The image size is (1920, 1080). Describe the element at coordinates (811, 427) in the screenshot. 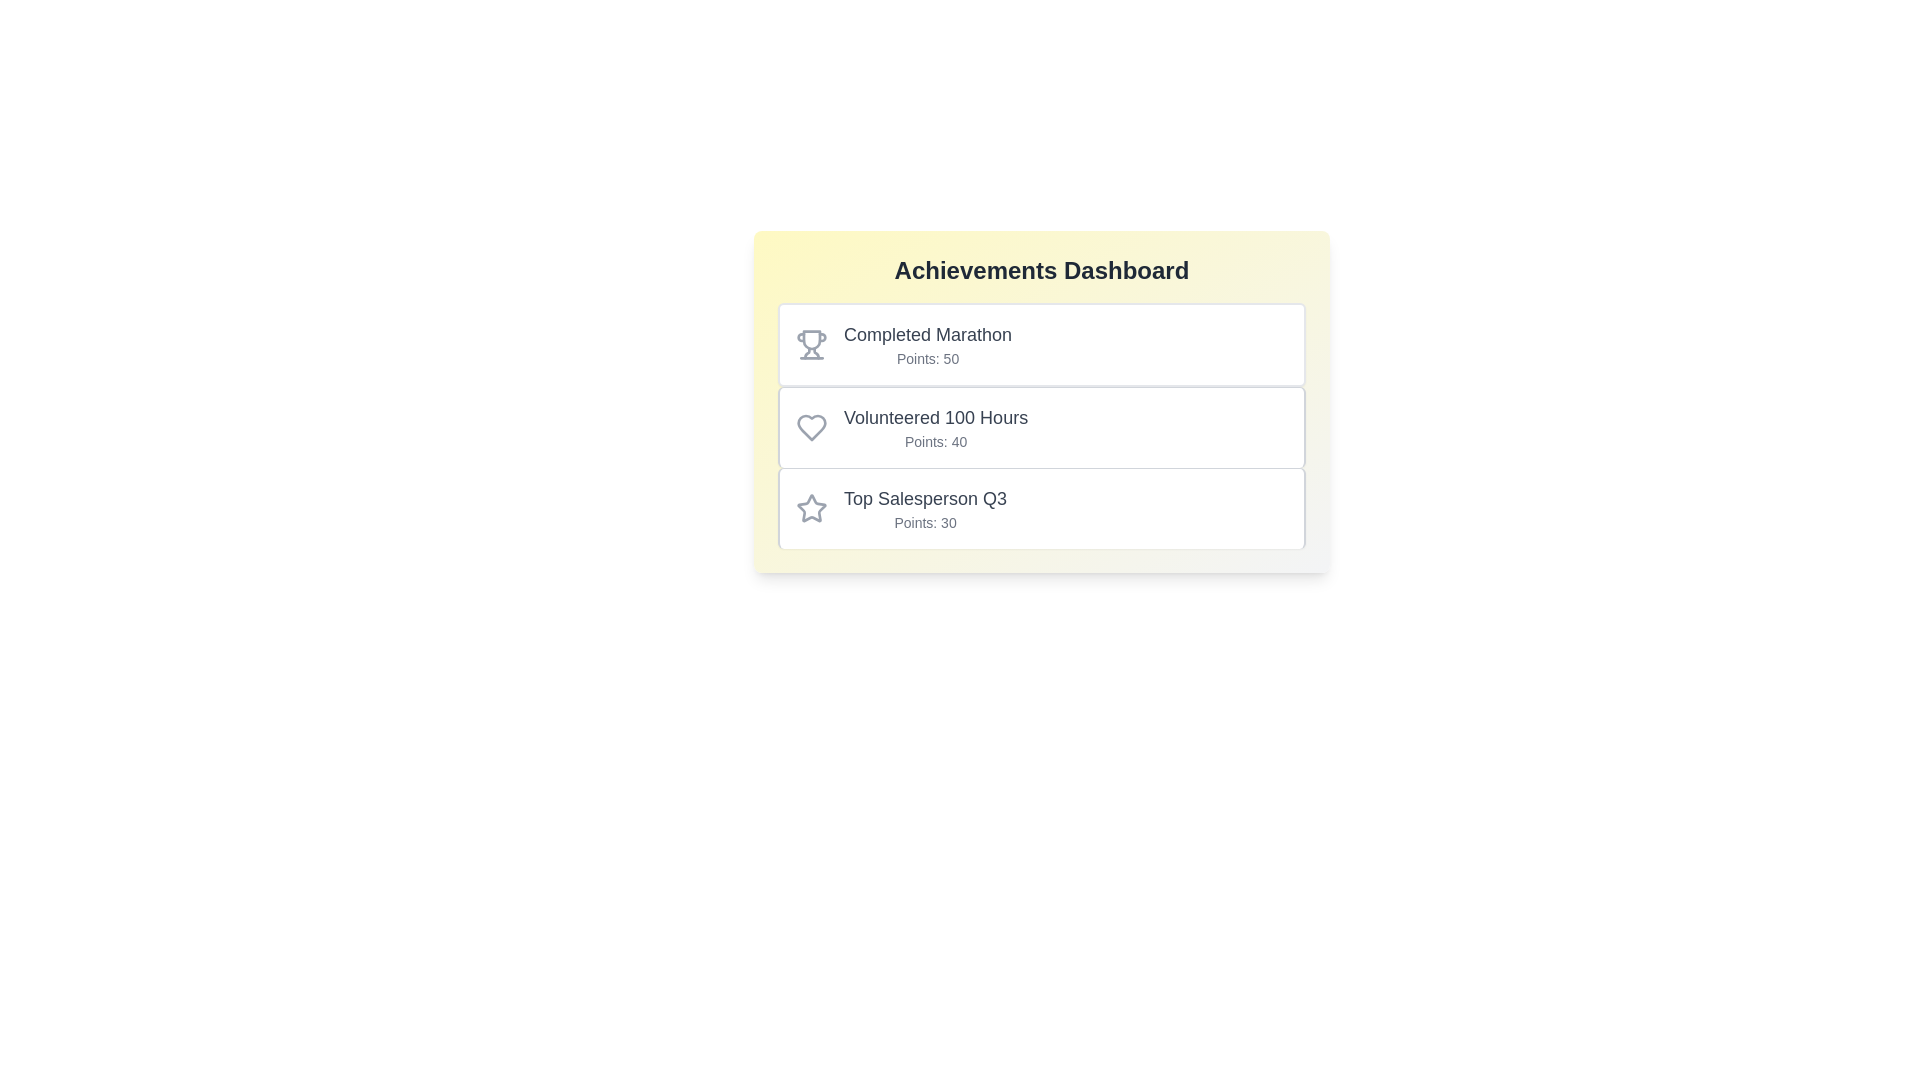

I see `the icon associated with the achievement Volunteered 100 Hours` at that location.